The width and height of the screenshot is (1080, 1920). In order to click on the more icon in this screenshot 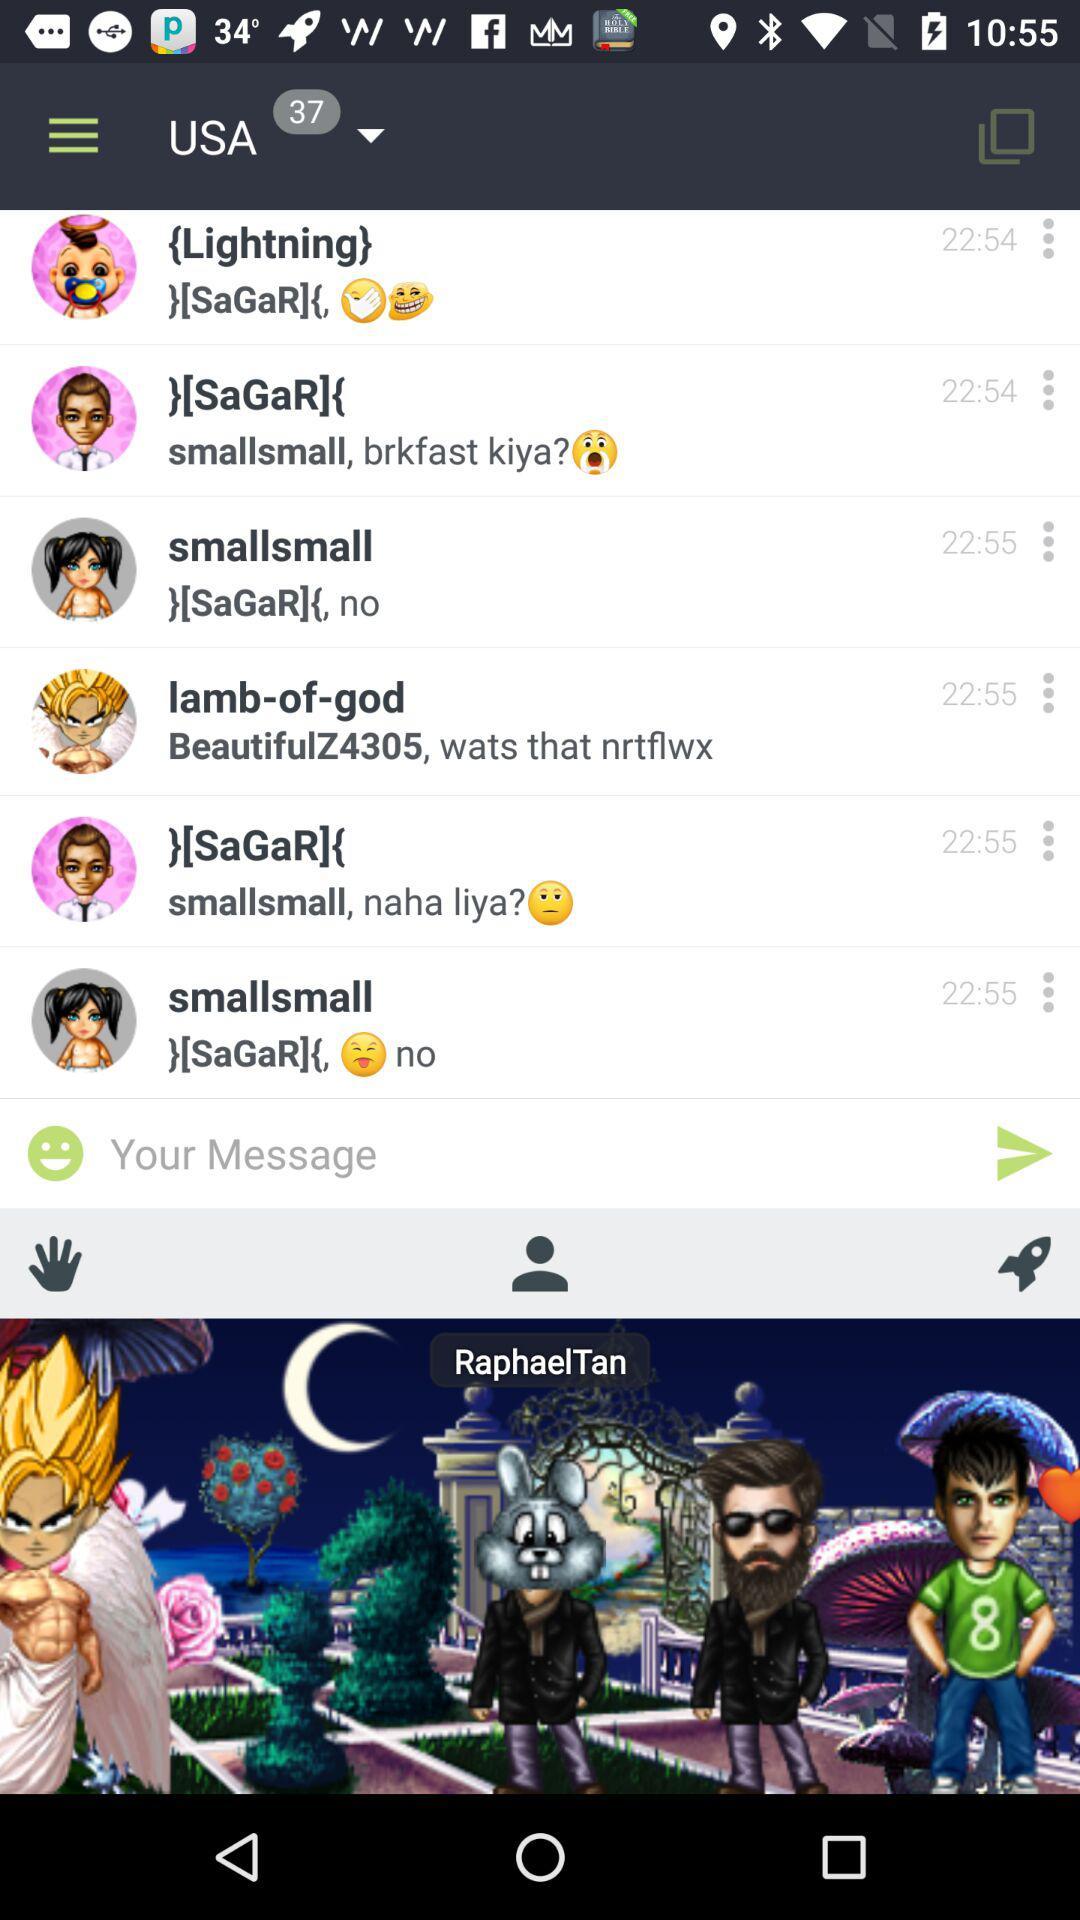, I will do `click(1047, 389)`.